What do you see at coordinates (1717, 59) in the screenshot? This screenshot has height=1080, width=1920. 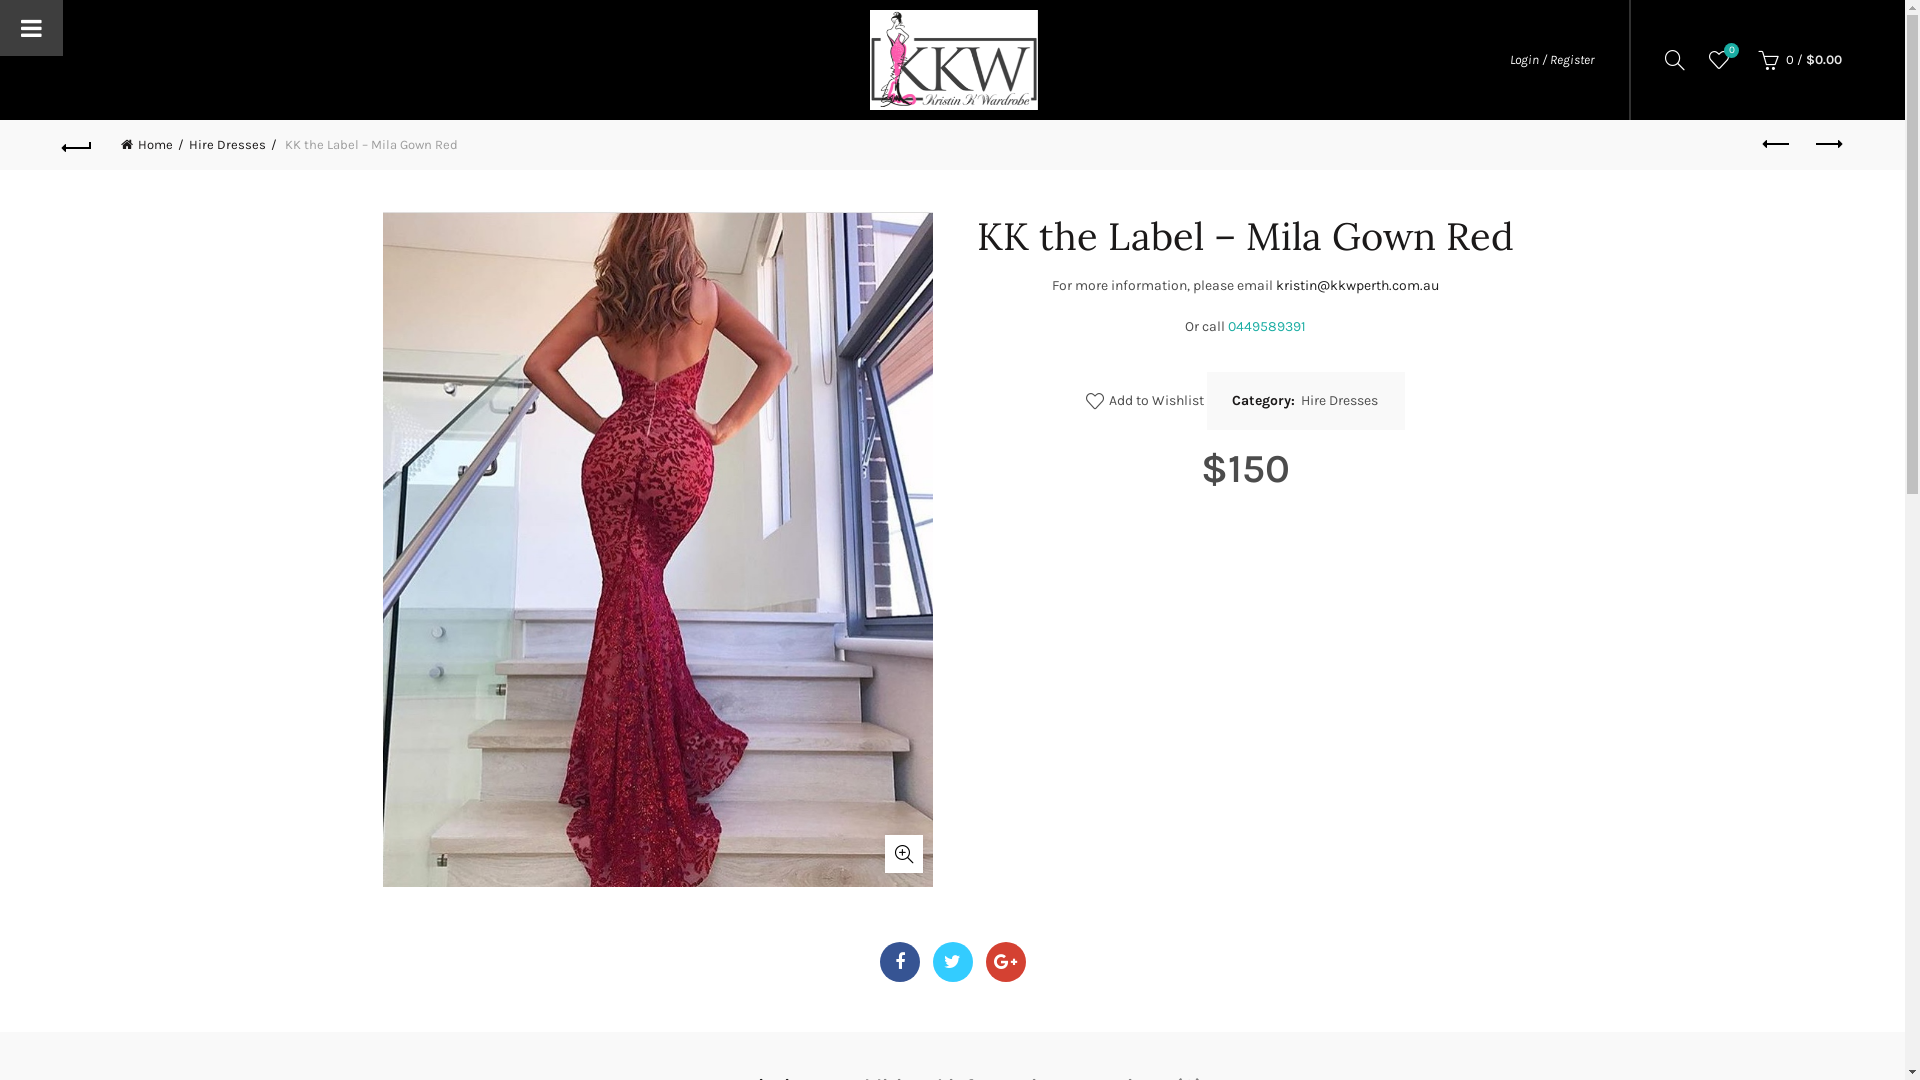 I see `'Wishlist` at bounding box center [1717, 59].